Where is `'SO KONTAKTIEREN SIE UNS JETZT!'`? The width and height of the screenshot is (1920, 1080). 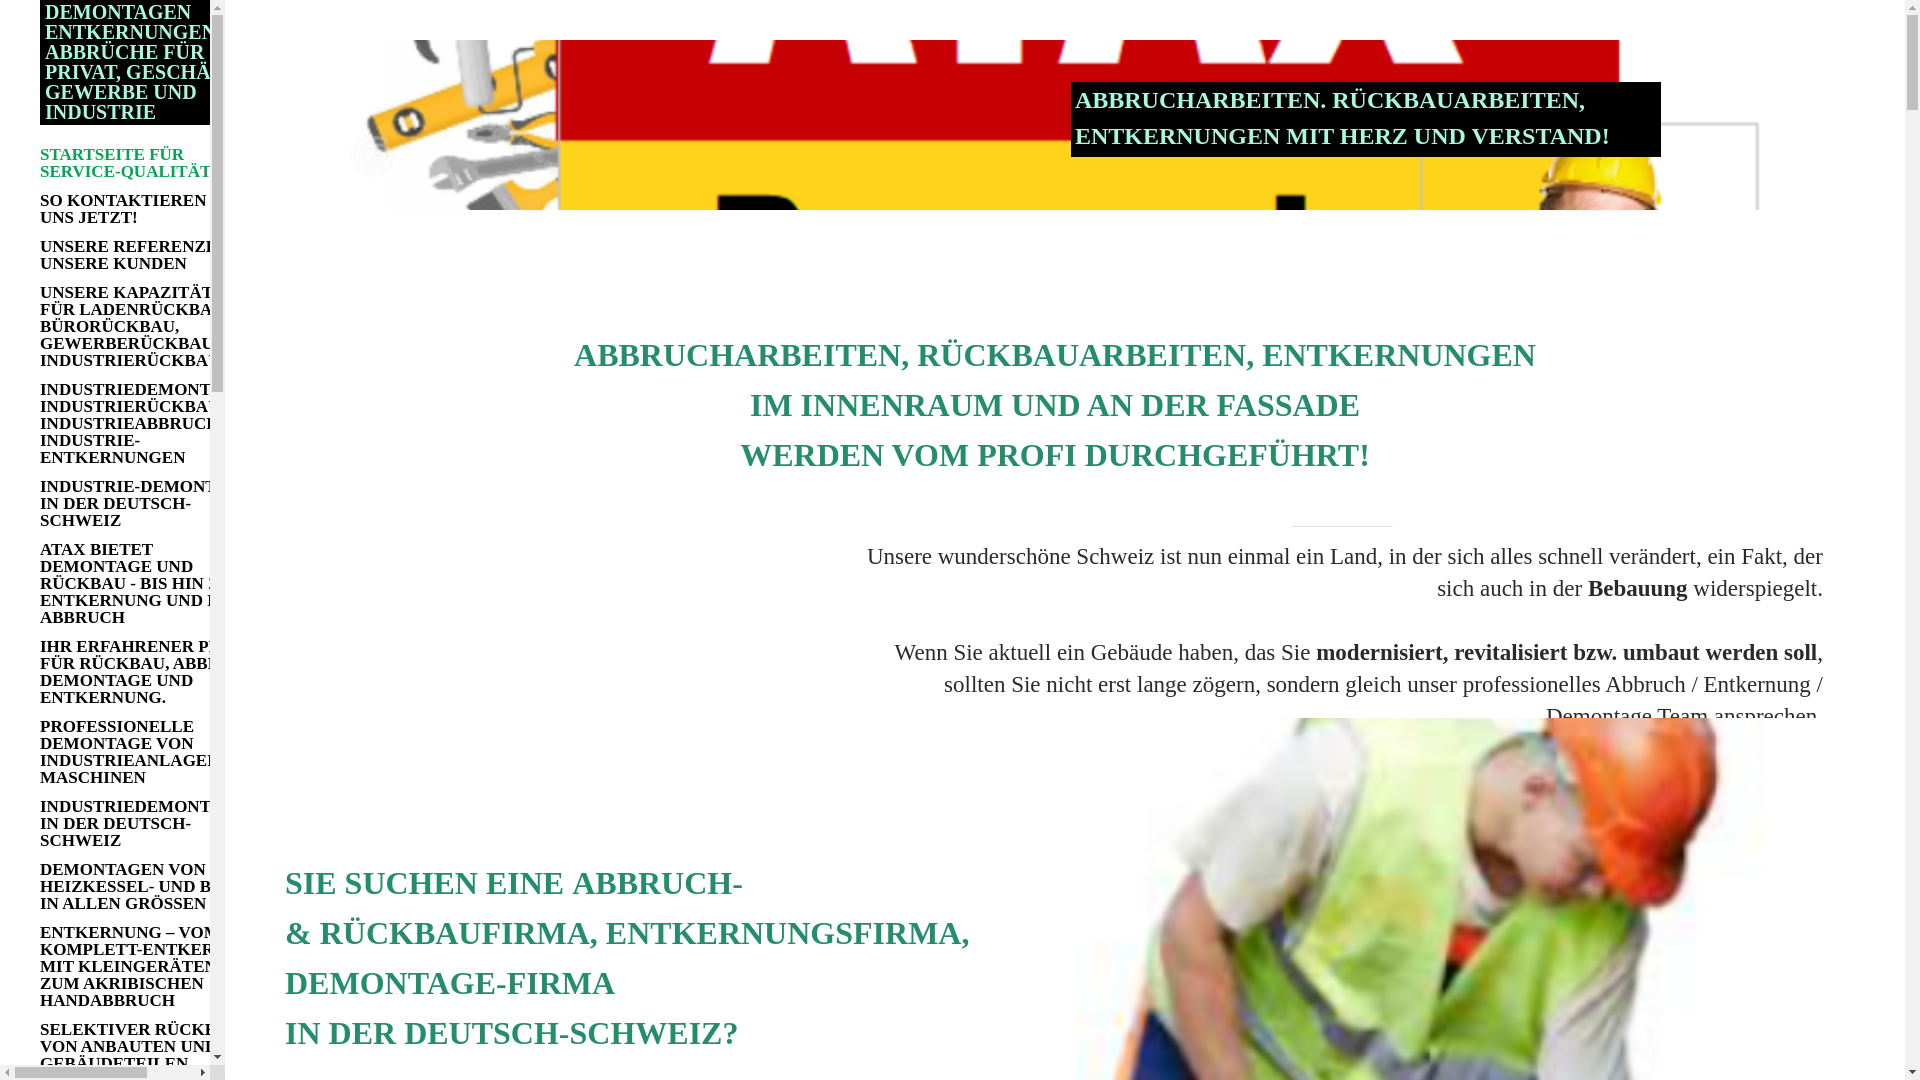
'SO KONTAKTIEREN SIE UNS JETZT!' is located at coordinates (152, 208).